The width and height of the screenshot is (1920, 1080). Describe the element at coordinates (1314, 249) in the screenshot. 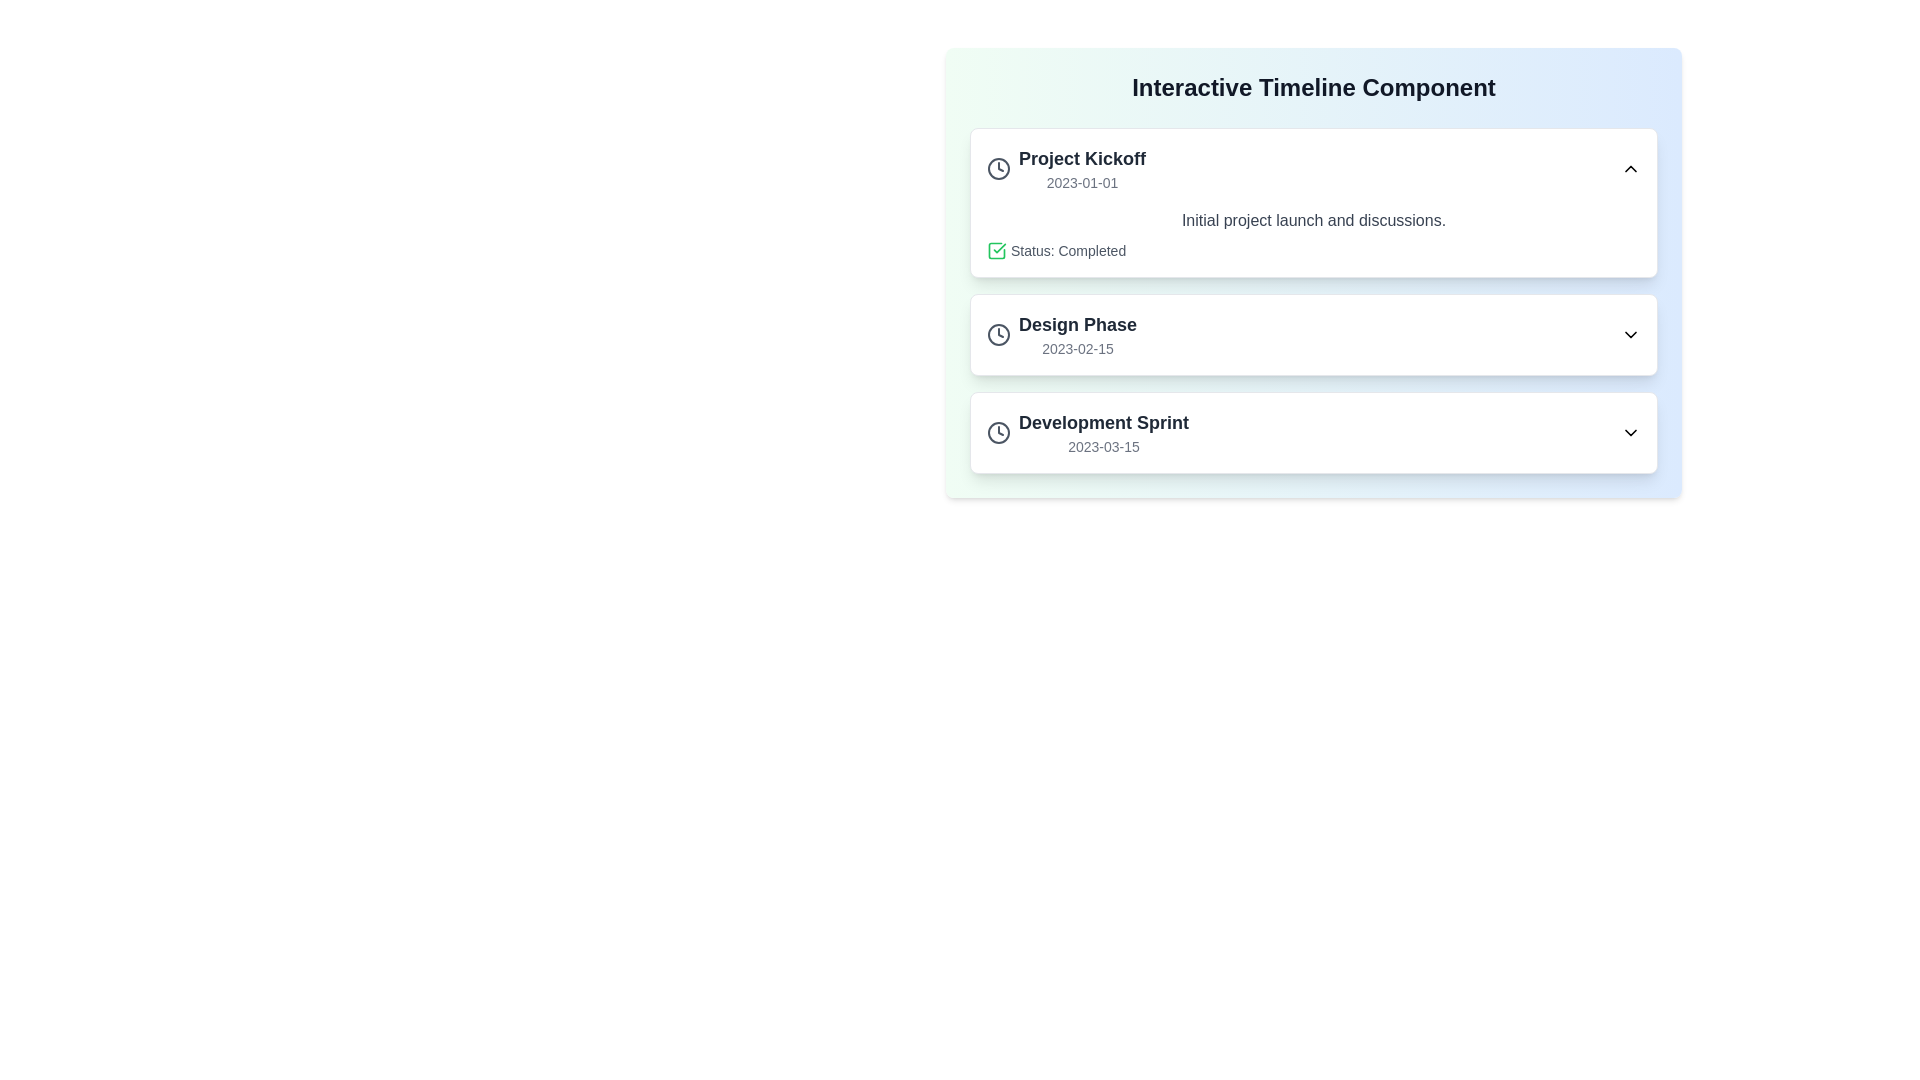

I see `the Status indicator element that displays 'Completed' within the 'Interactive Timeline Component' under 'Project Kickoff'` at that location.